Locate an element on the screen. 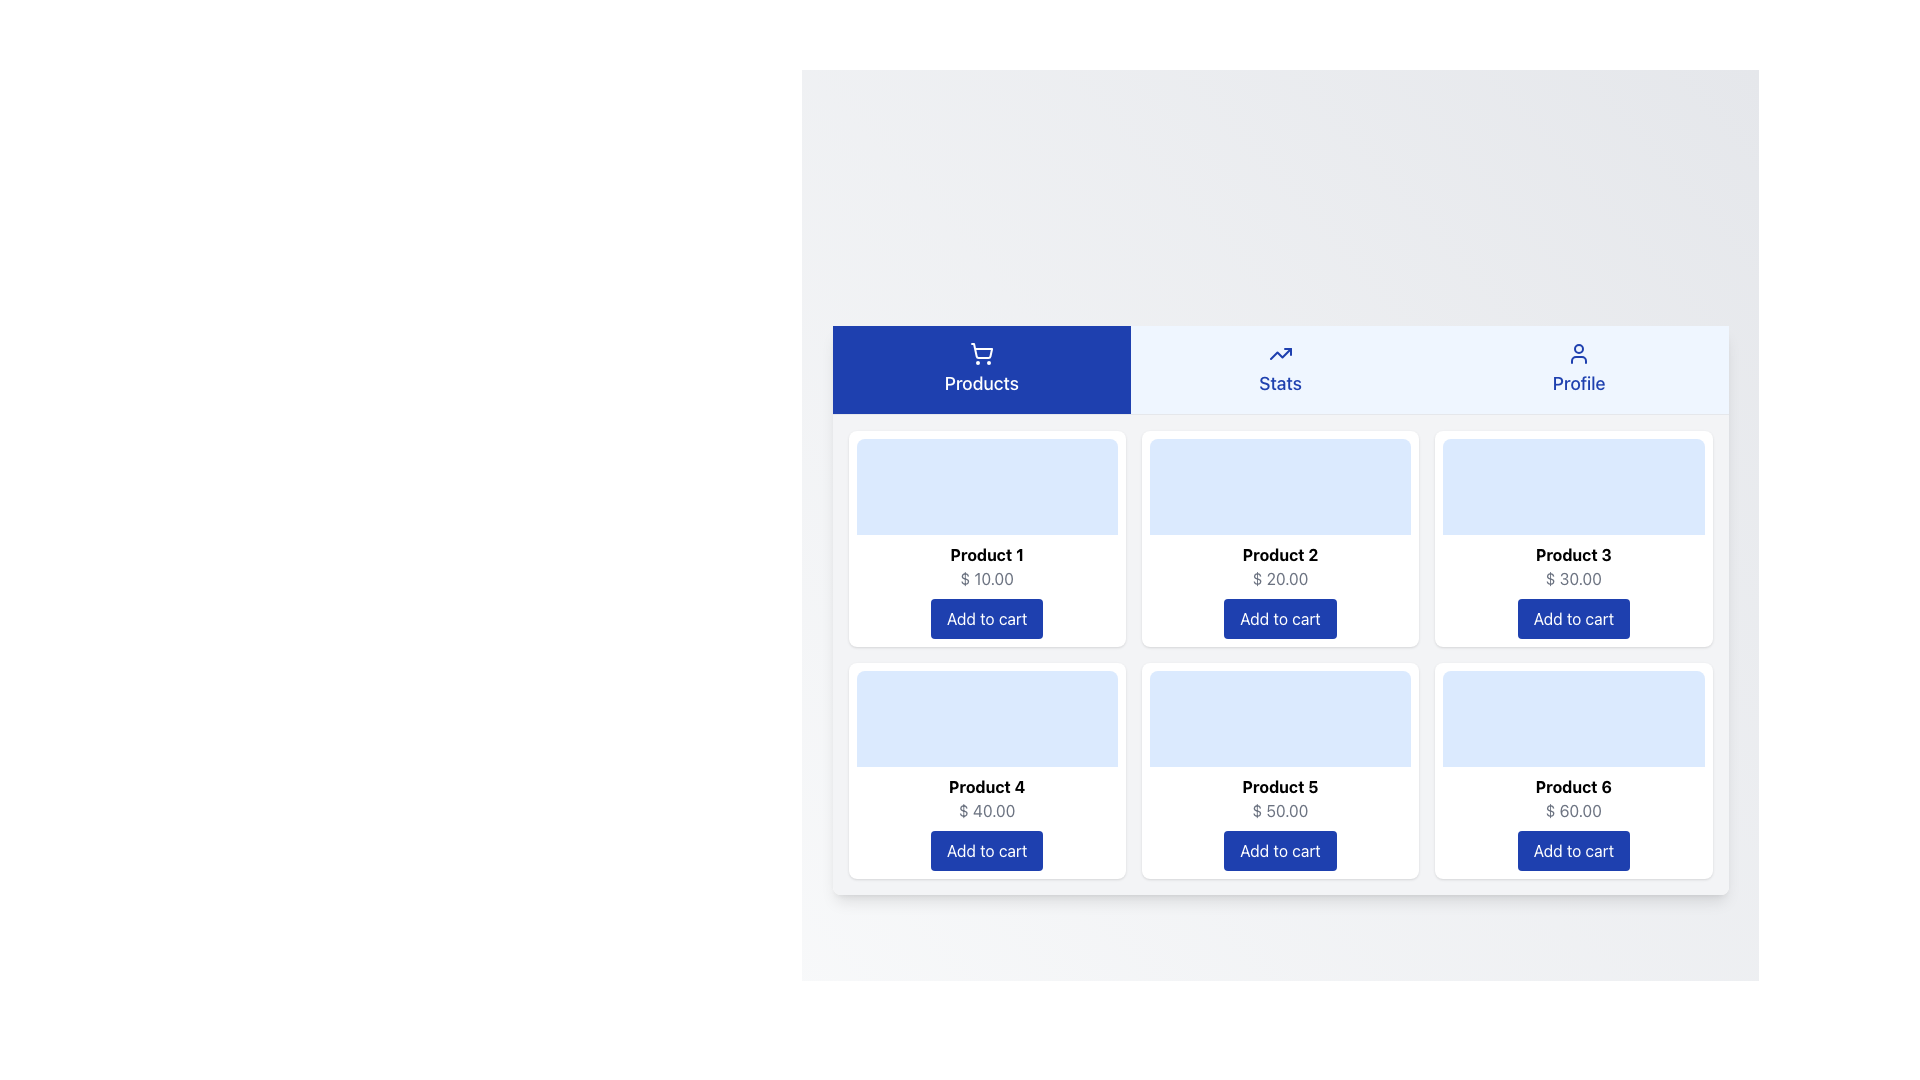 The image size is (1920, 1080). the 'Products' icon located in the top navigation bar, which visually indicates the section containing purchasable items is located at coordinates (981, 352).